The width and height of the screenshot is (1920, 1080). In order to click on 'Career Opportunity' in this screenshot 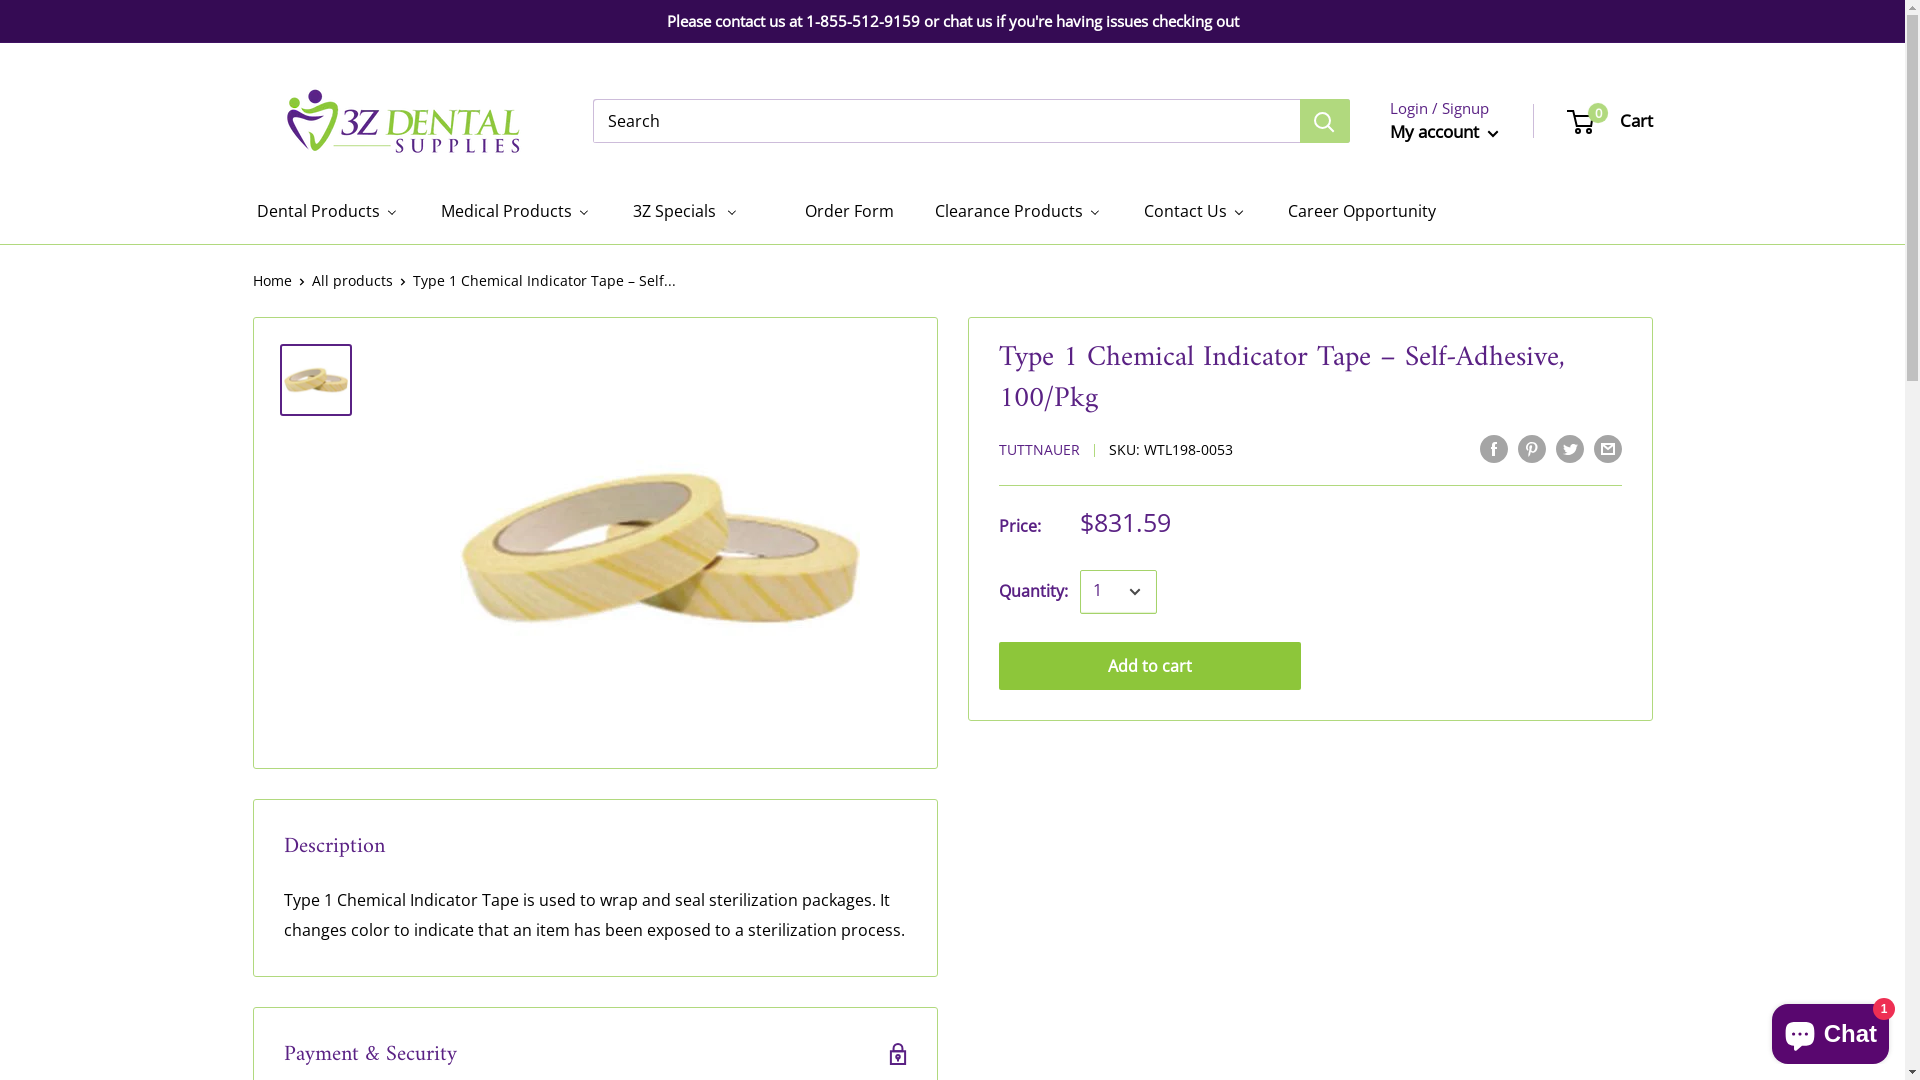, I will do `click(1360, 211)`.